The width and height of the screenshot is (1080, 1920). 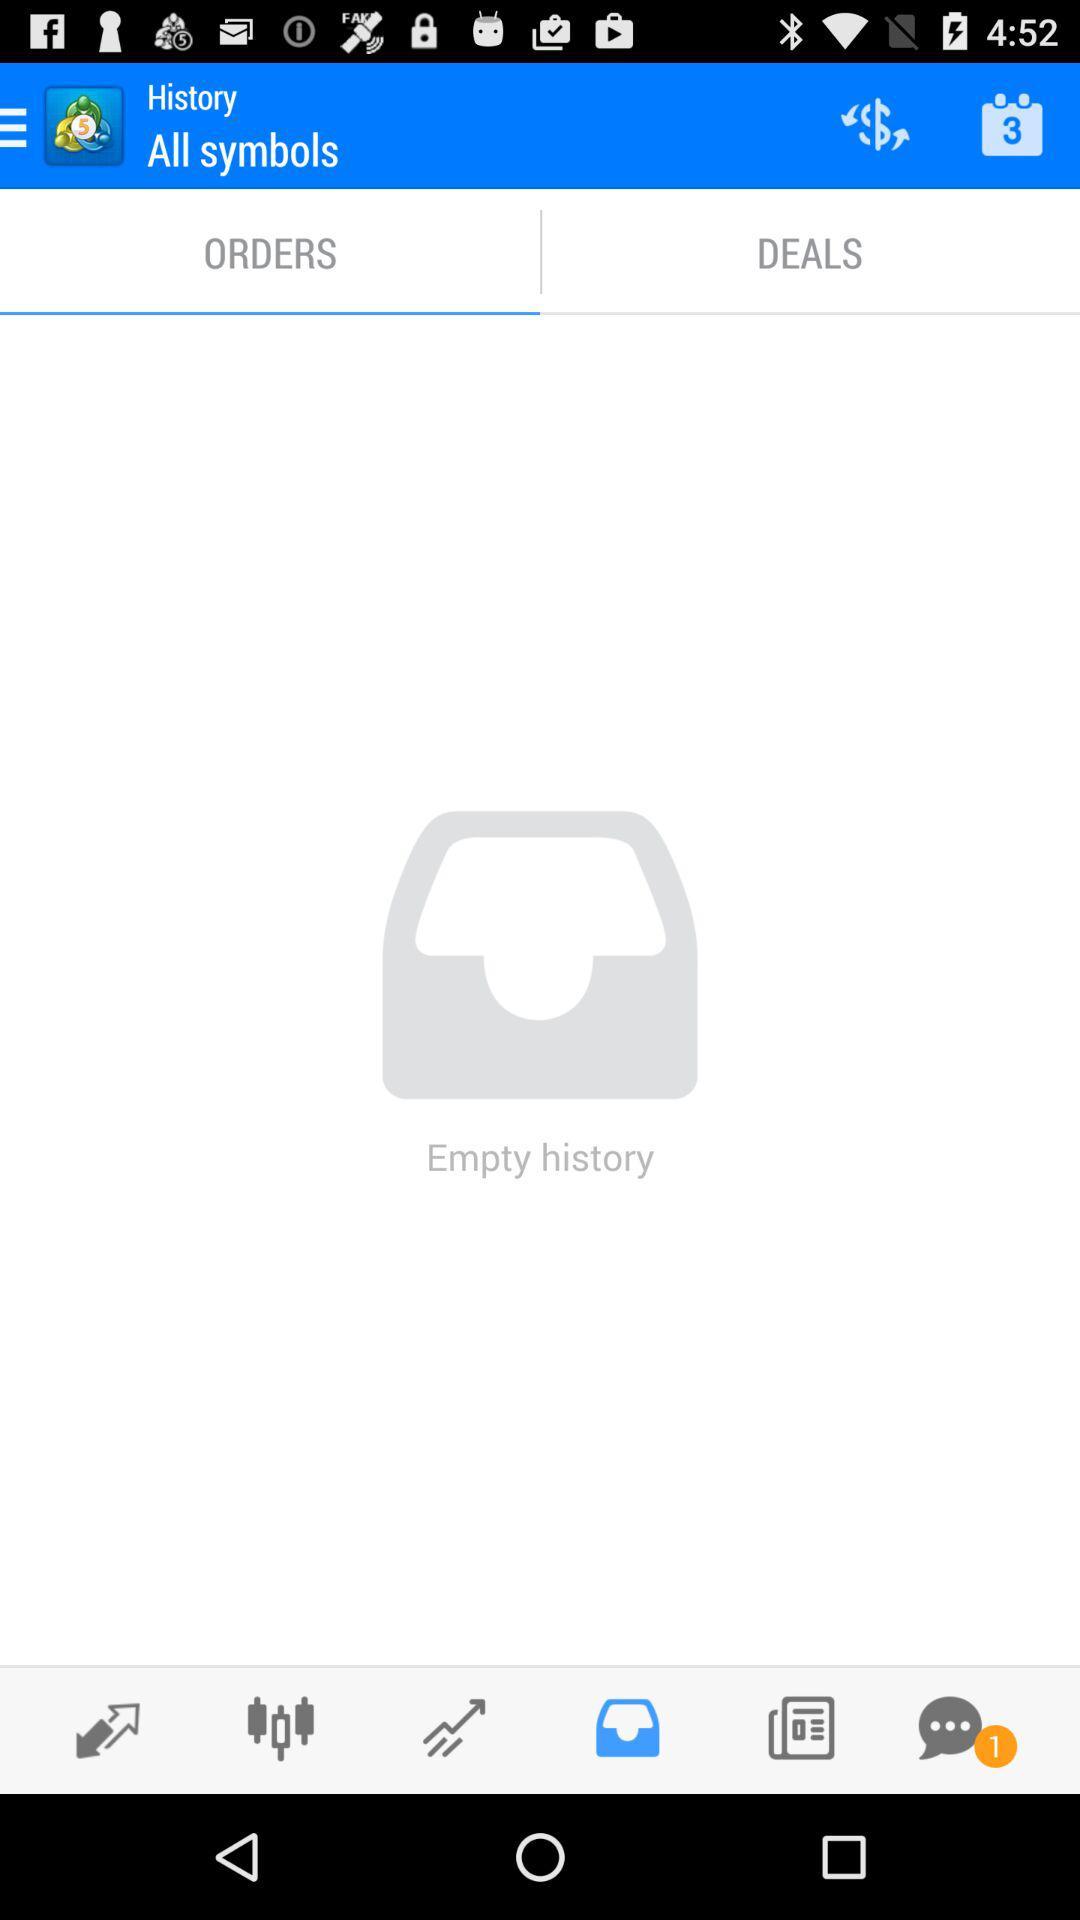 I want to click on the sliders icon, so click(x=280, y=1848).